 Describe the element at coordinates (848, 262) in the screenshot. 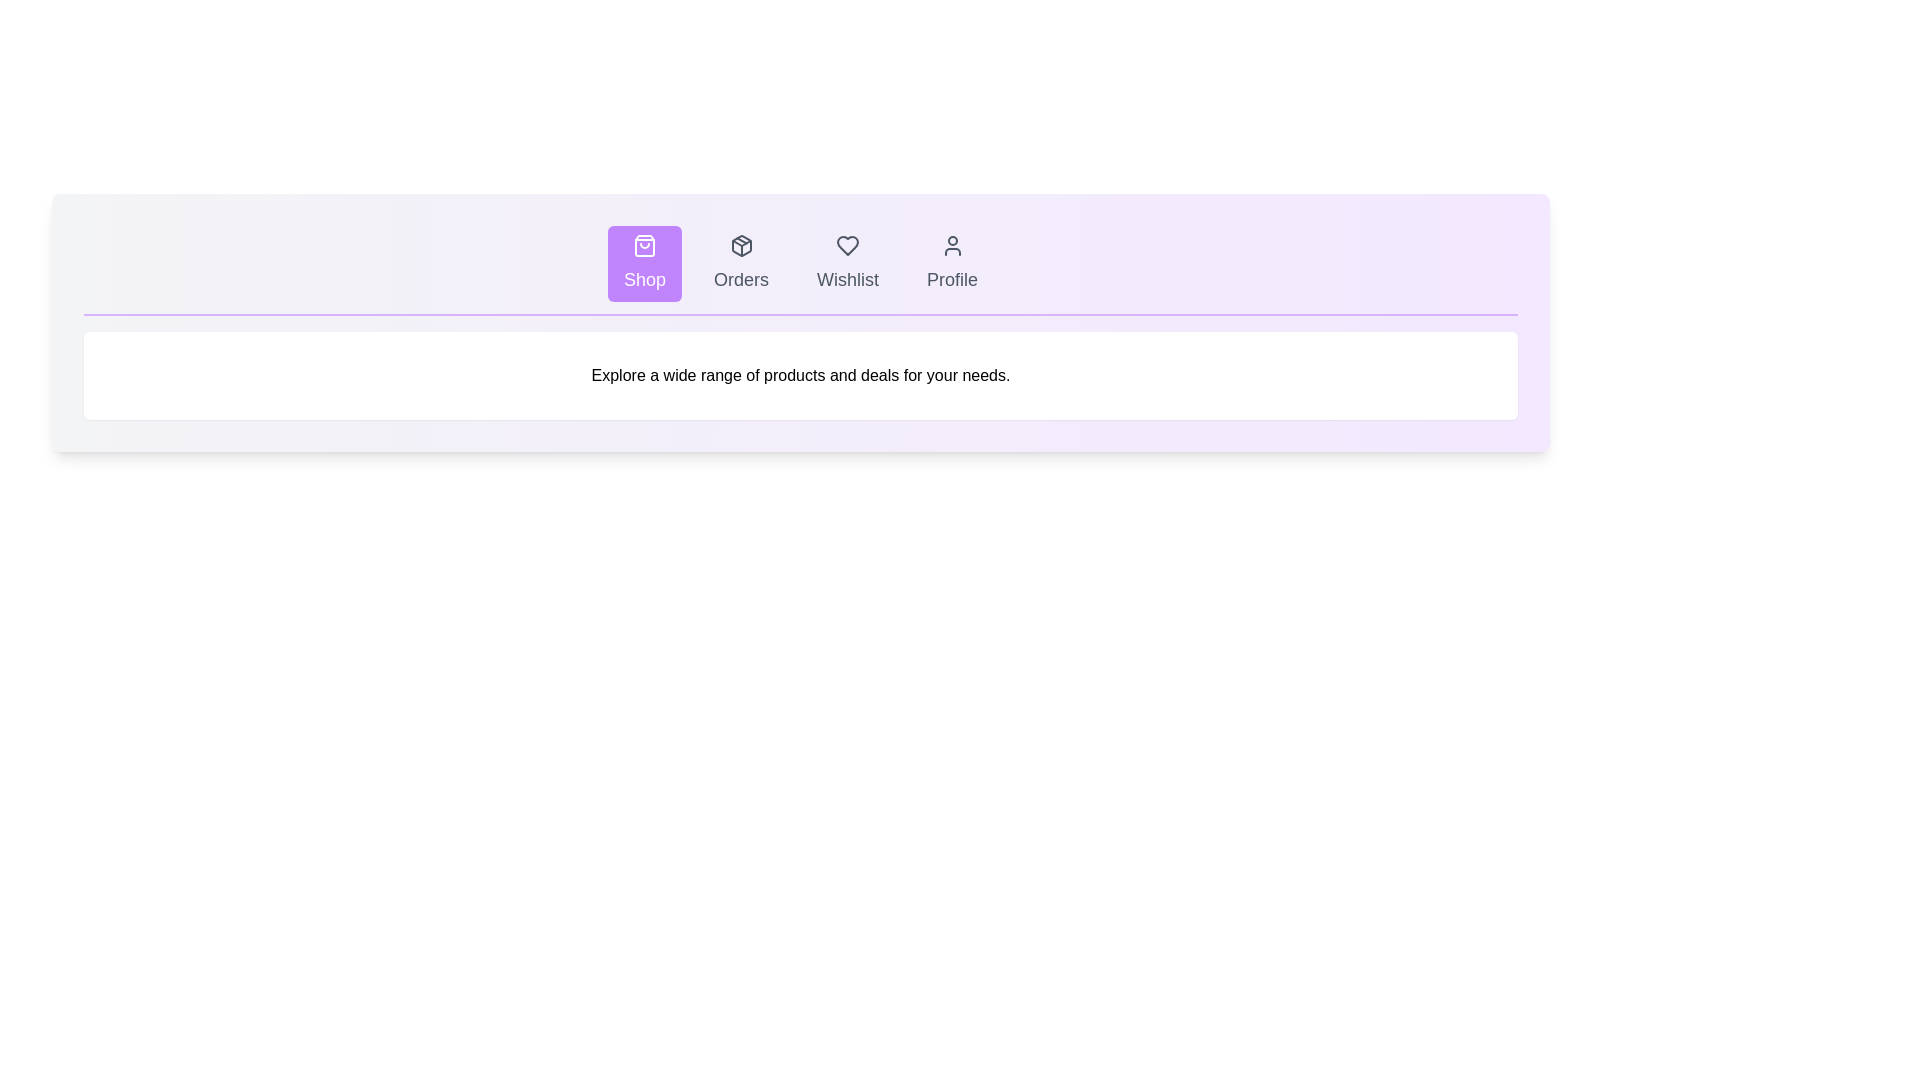

I see `the tab labeled Wishlist` at that location.